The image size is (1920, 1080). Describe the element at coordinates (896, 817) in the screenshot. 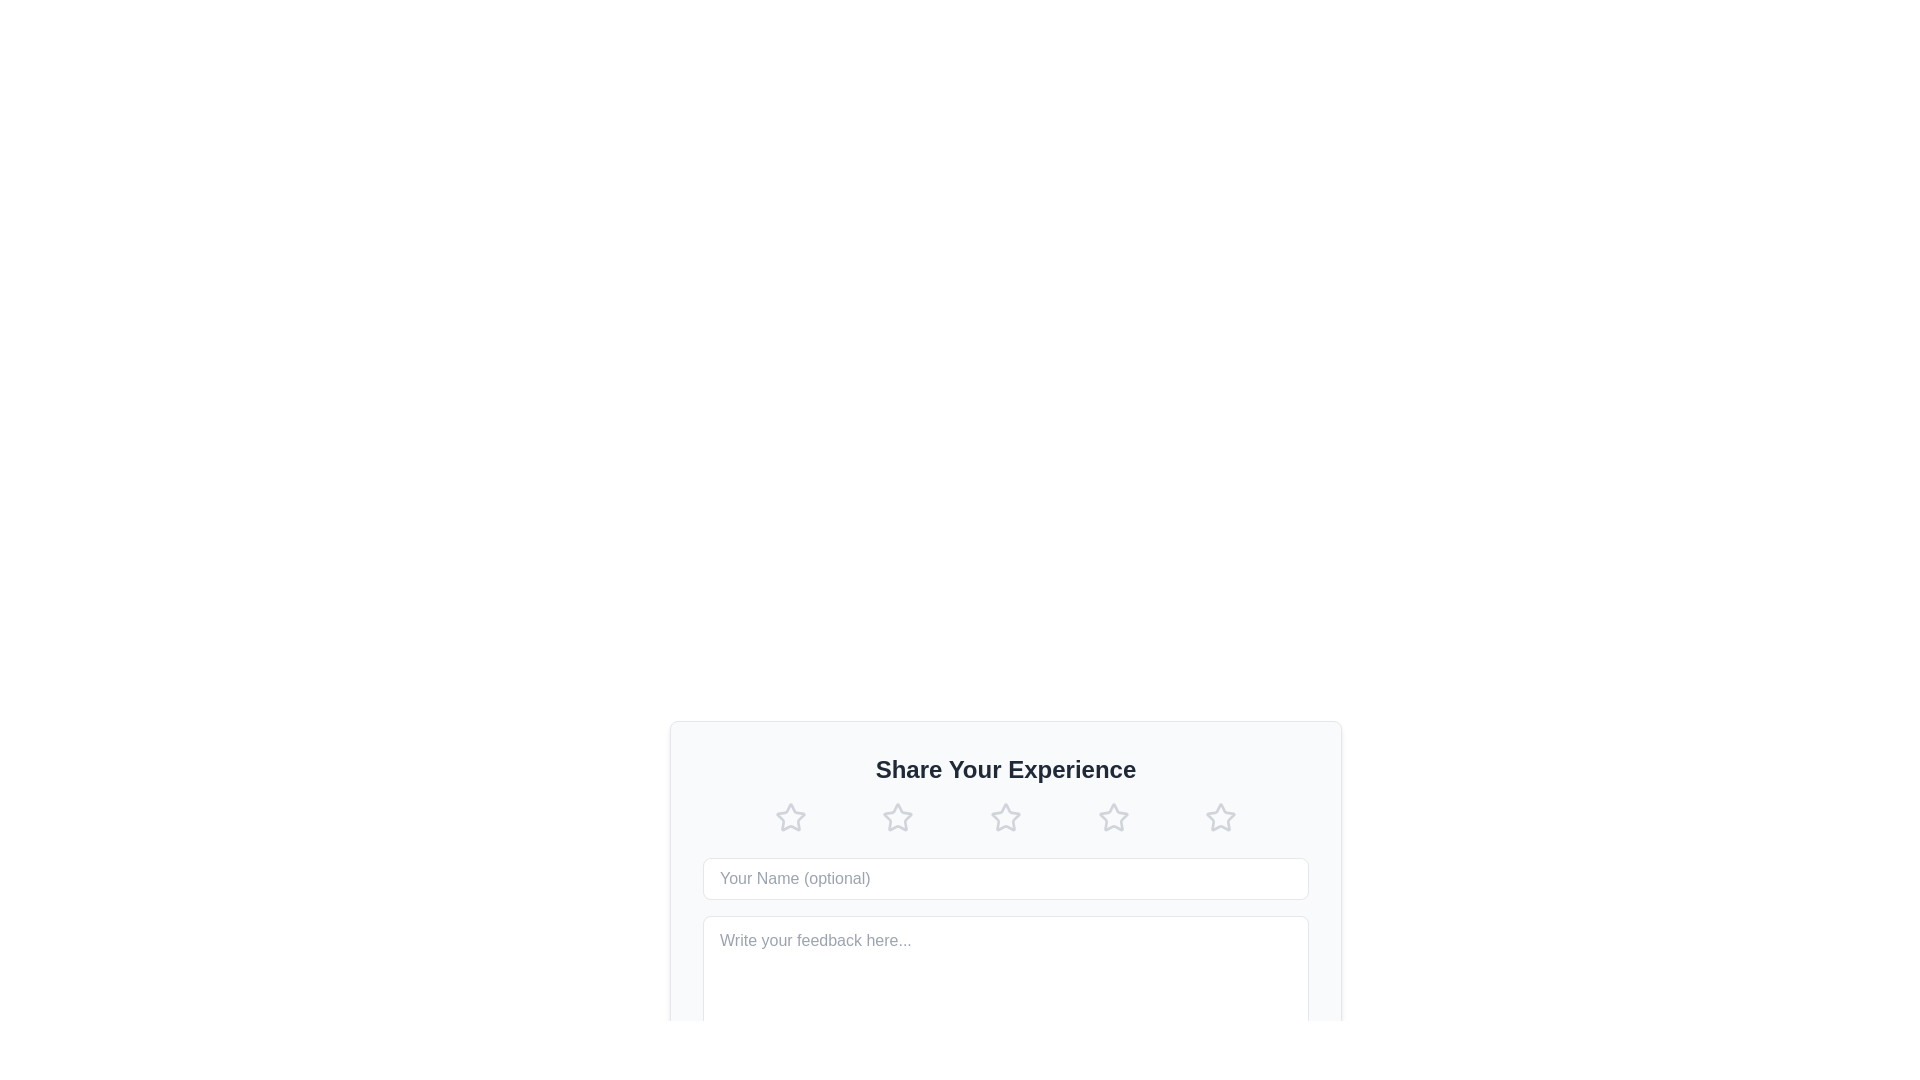

I see `the first star-shaped rating icon, which is part of a horizontal group of five stars under the 'Share Your Experience' header` at that location.